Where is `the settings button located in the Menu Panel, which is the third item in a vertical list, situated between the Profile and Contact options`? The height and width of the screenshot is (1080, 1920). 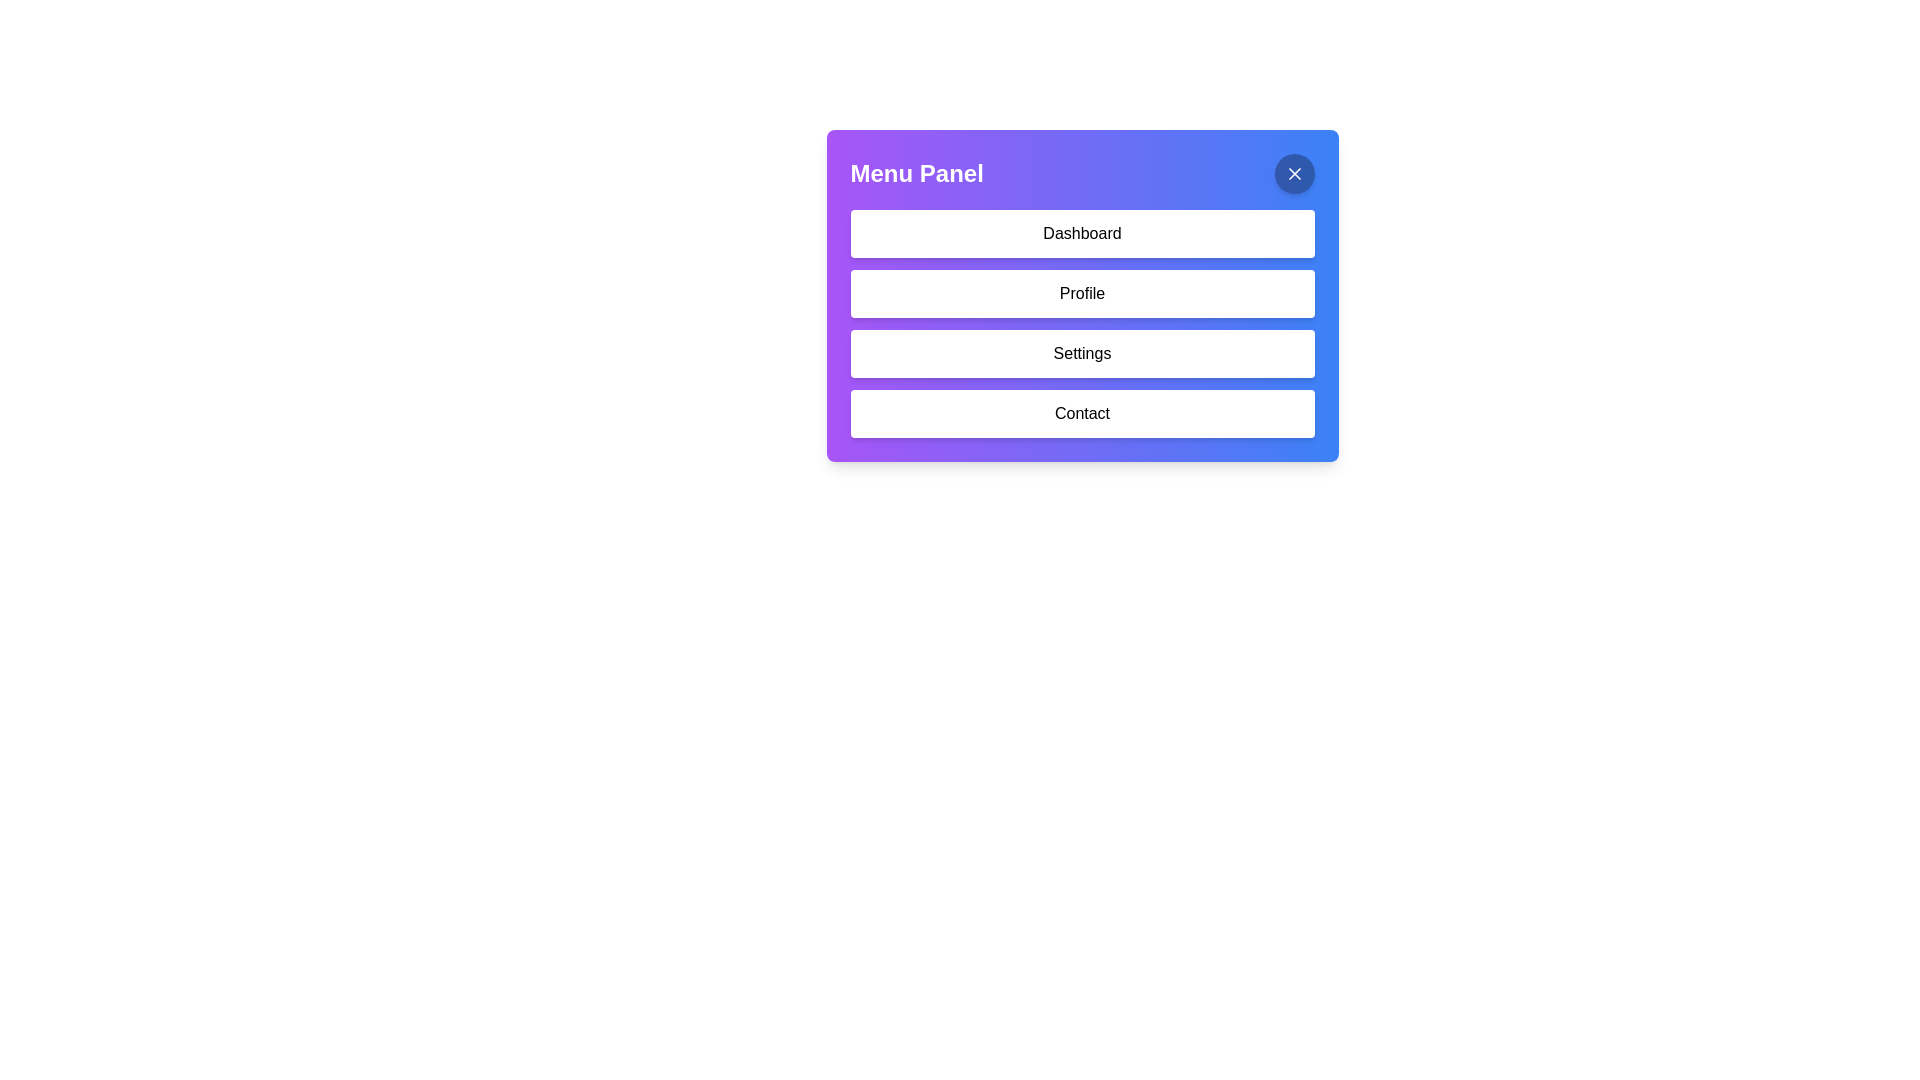 the settings button located in the Menu Panel, which is the third item in a vertical list, situated between the Profile and Contact options is located at coordinates (1081, 353).